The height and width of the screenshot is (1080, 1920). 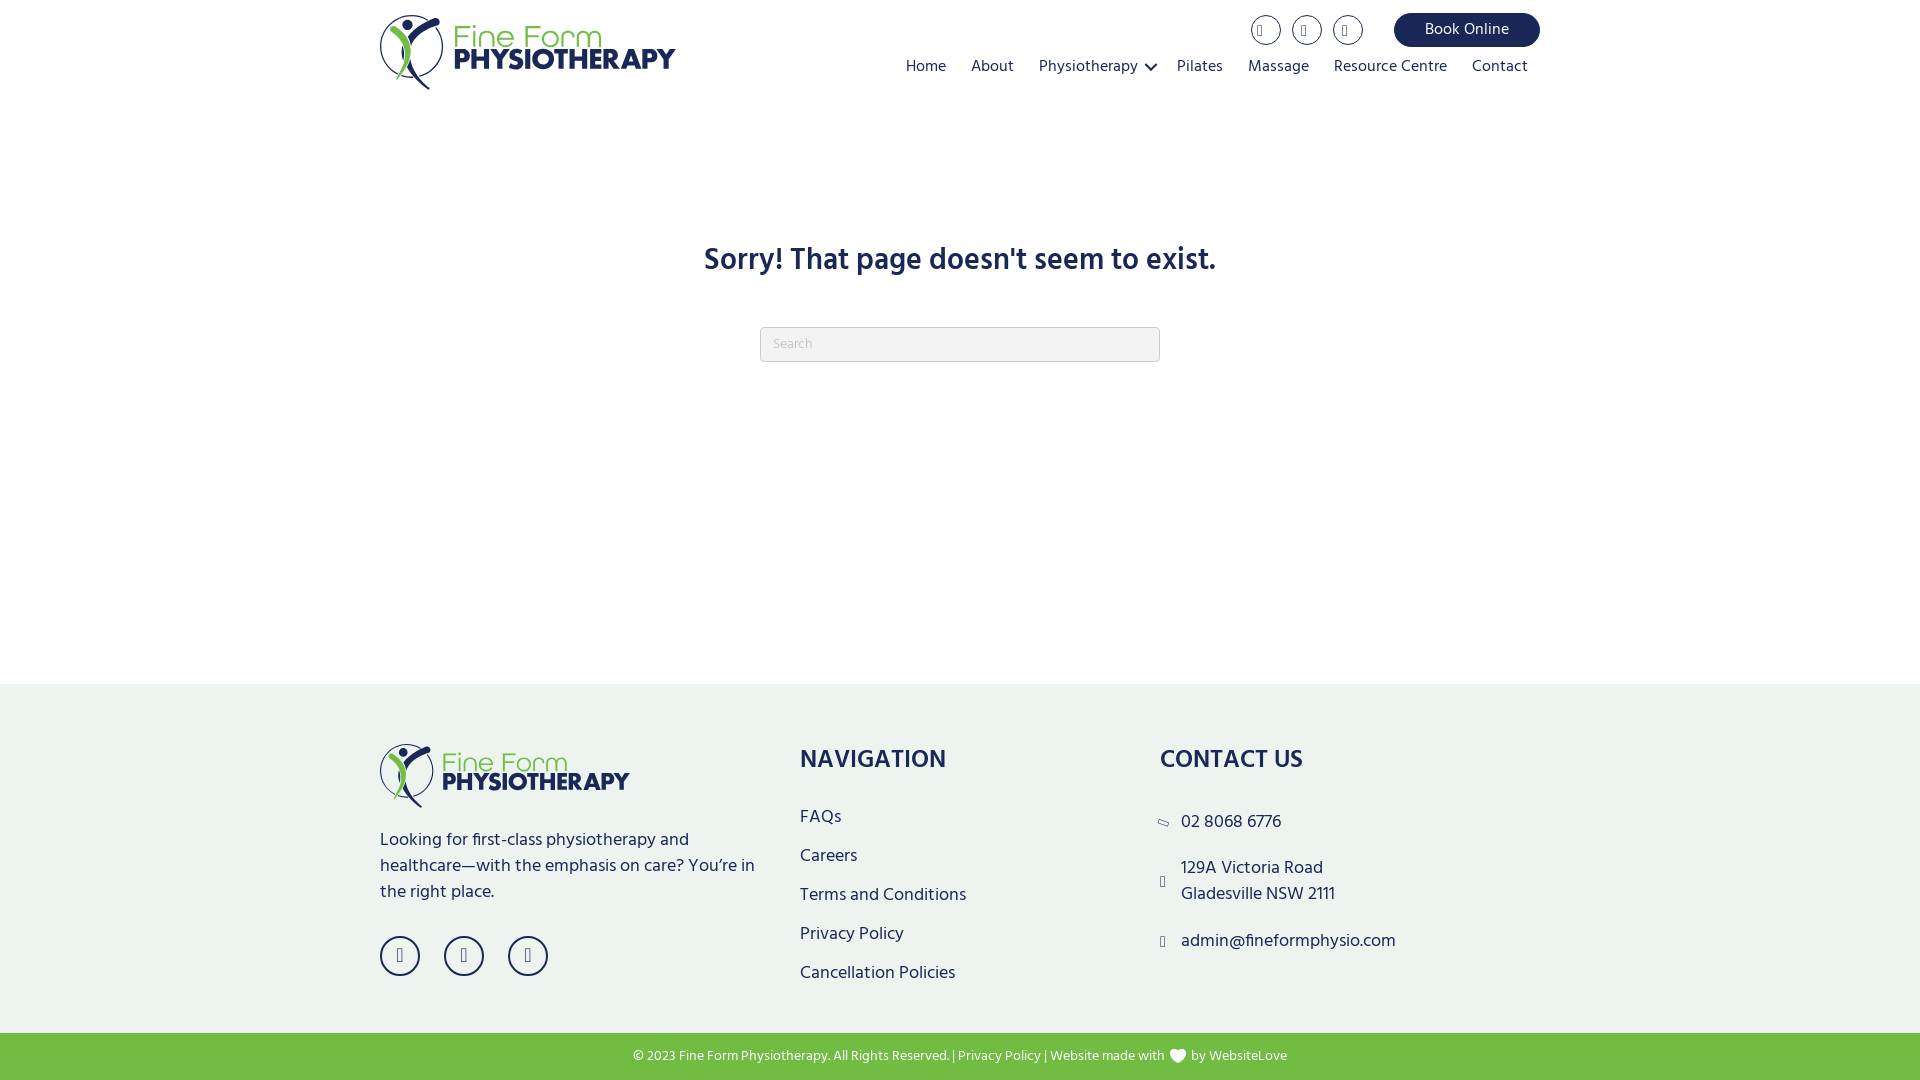 I want to click on 'Home', so click(x=925, y=65).